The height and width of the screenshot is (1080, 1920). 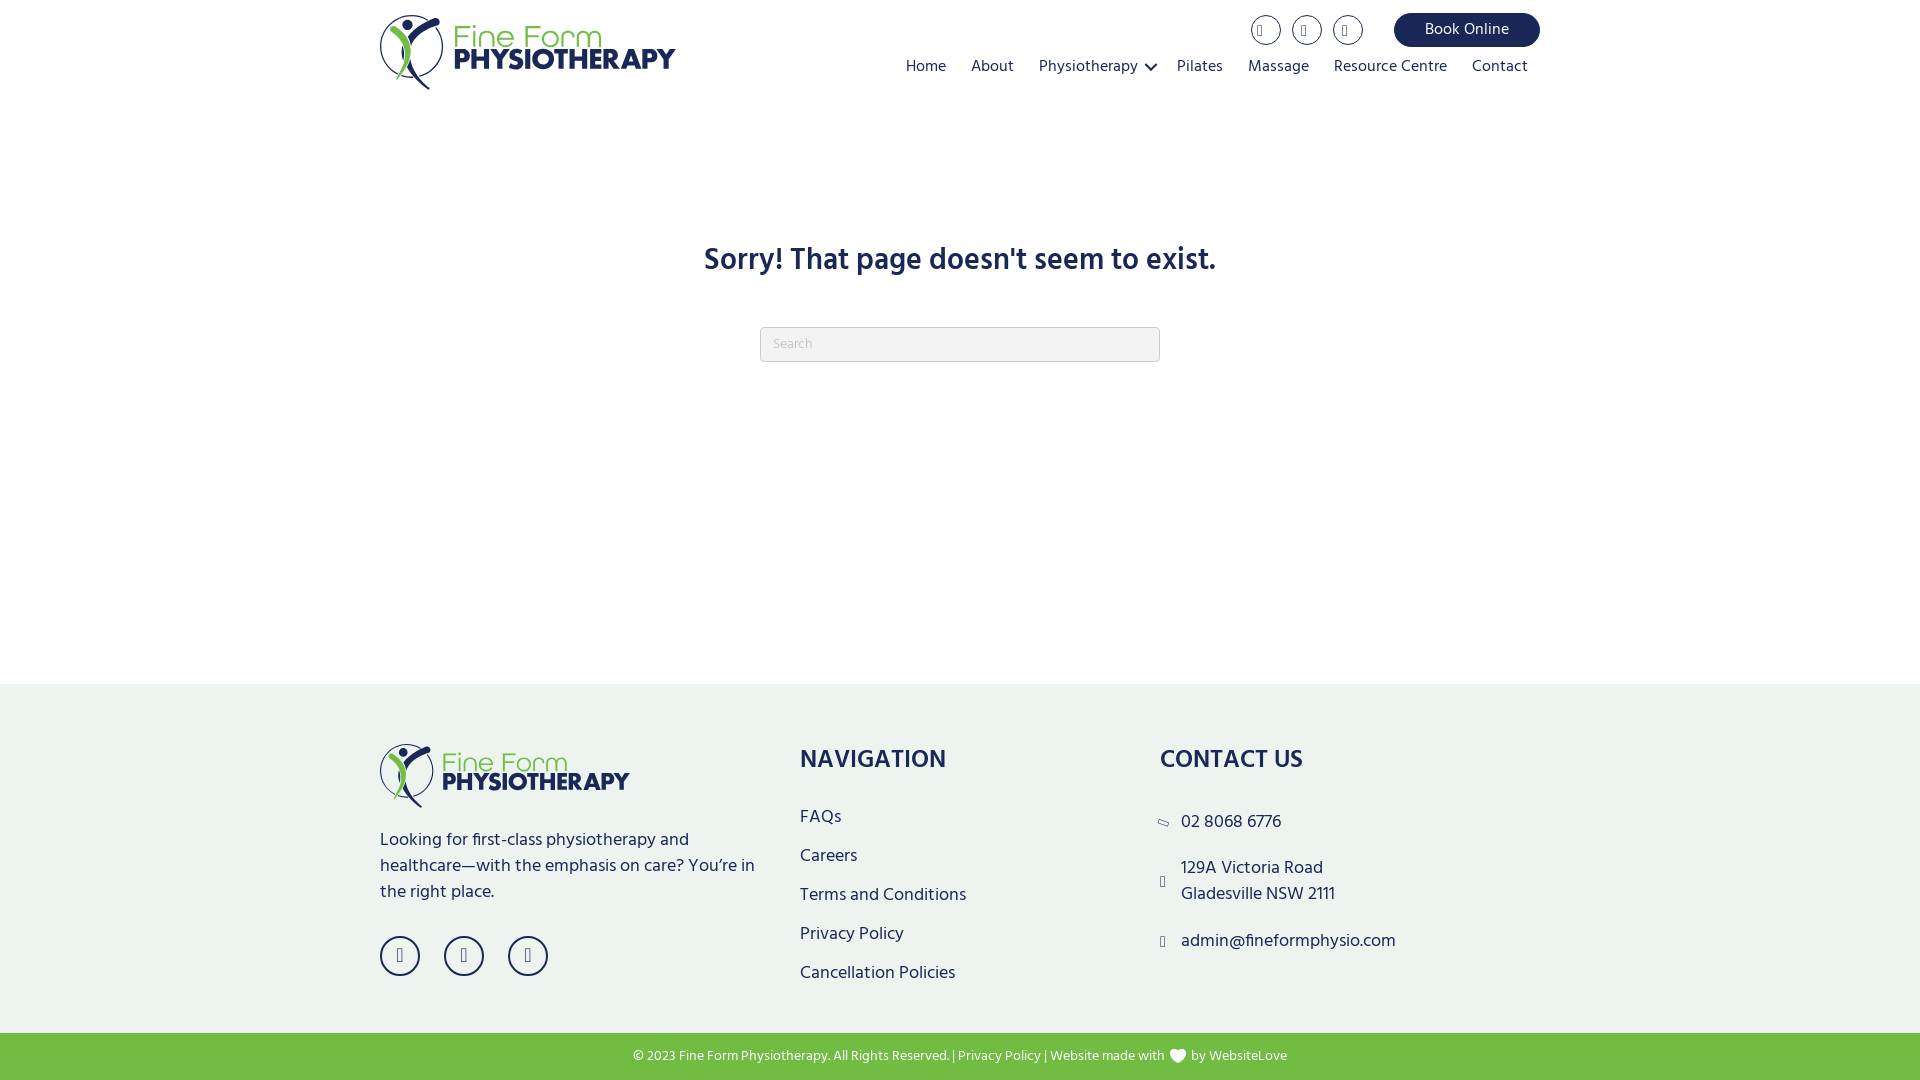 I want to click on 'Home', so click(x=925, y=65).